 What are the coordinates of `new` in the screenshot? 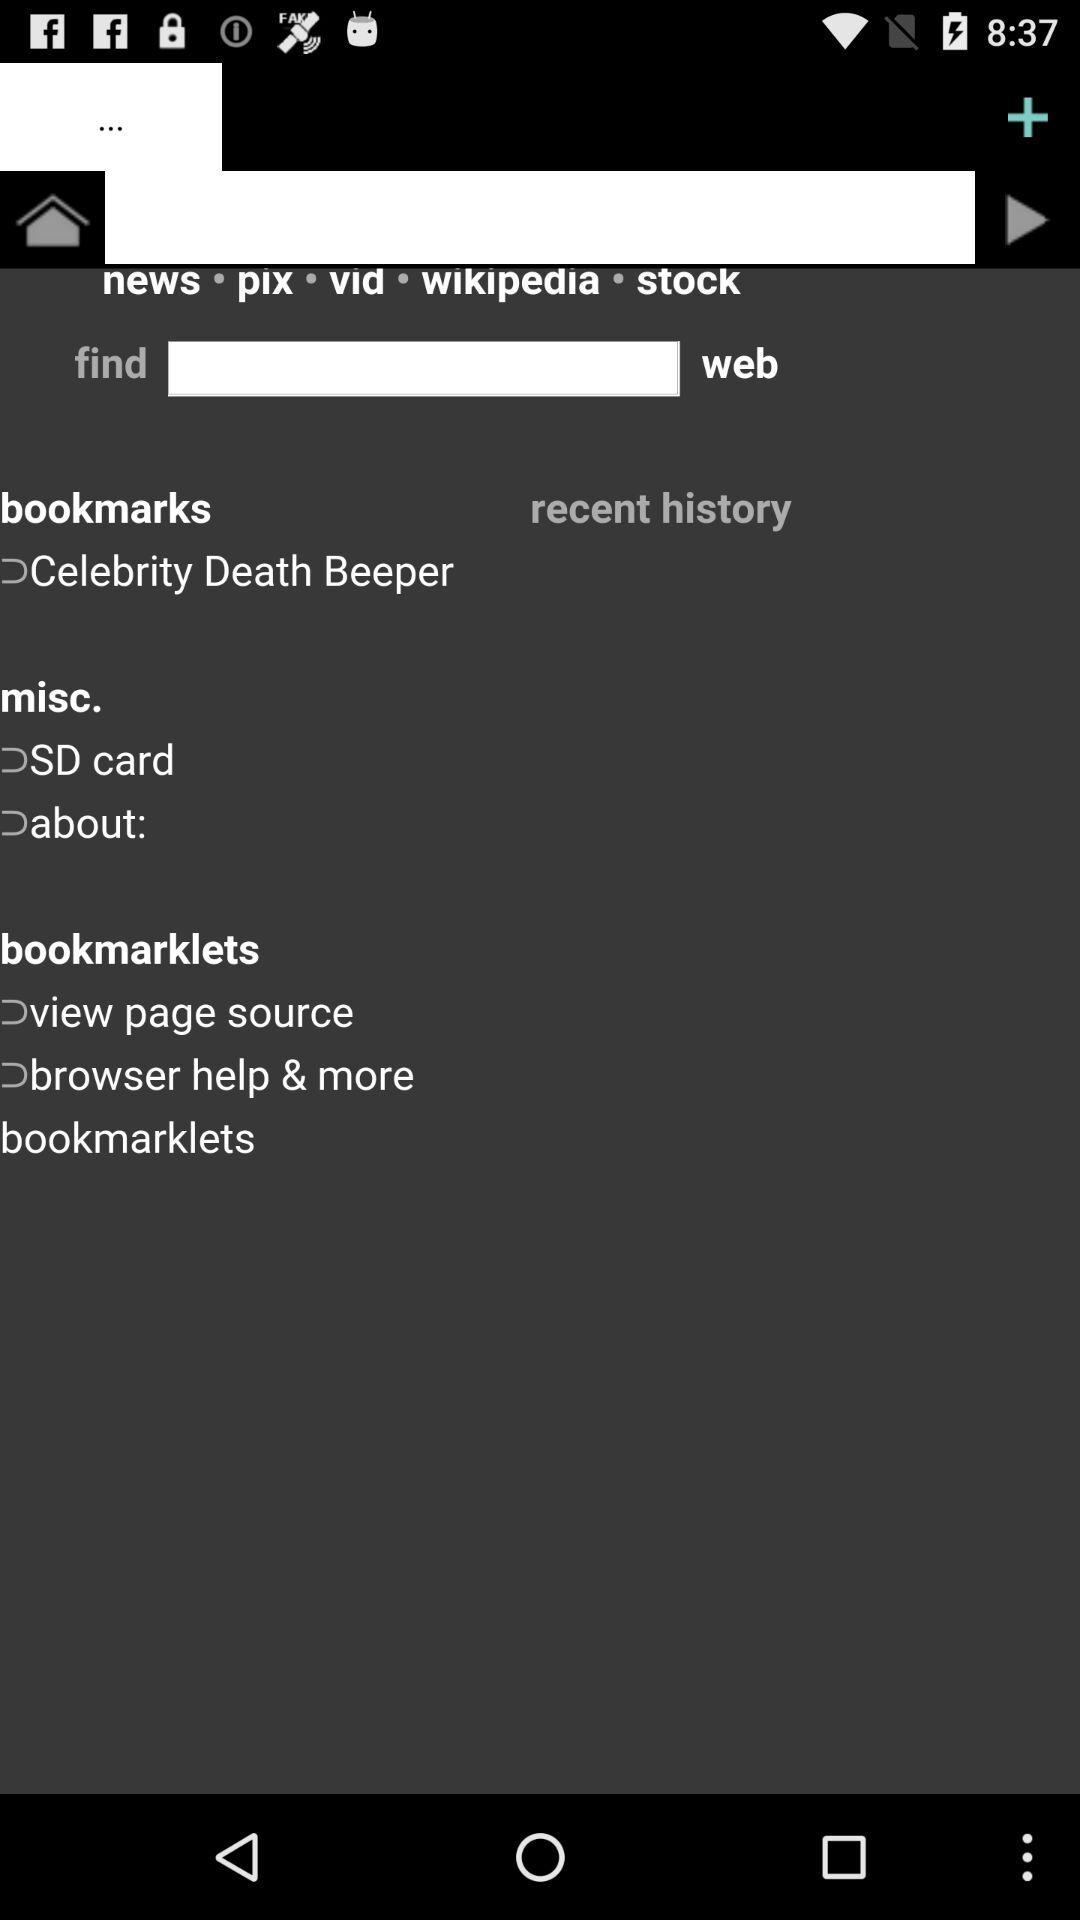 It's located at (1027, 115).